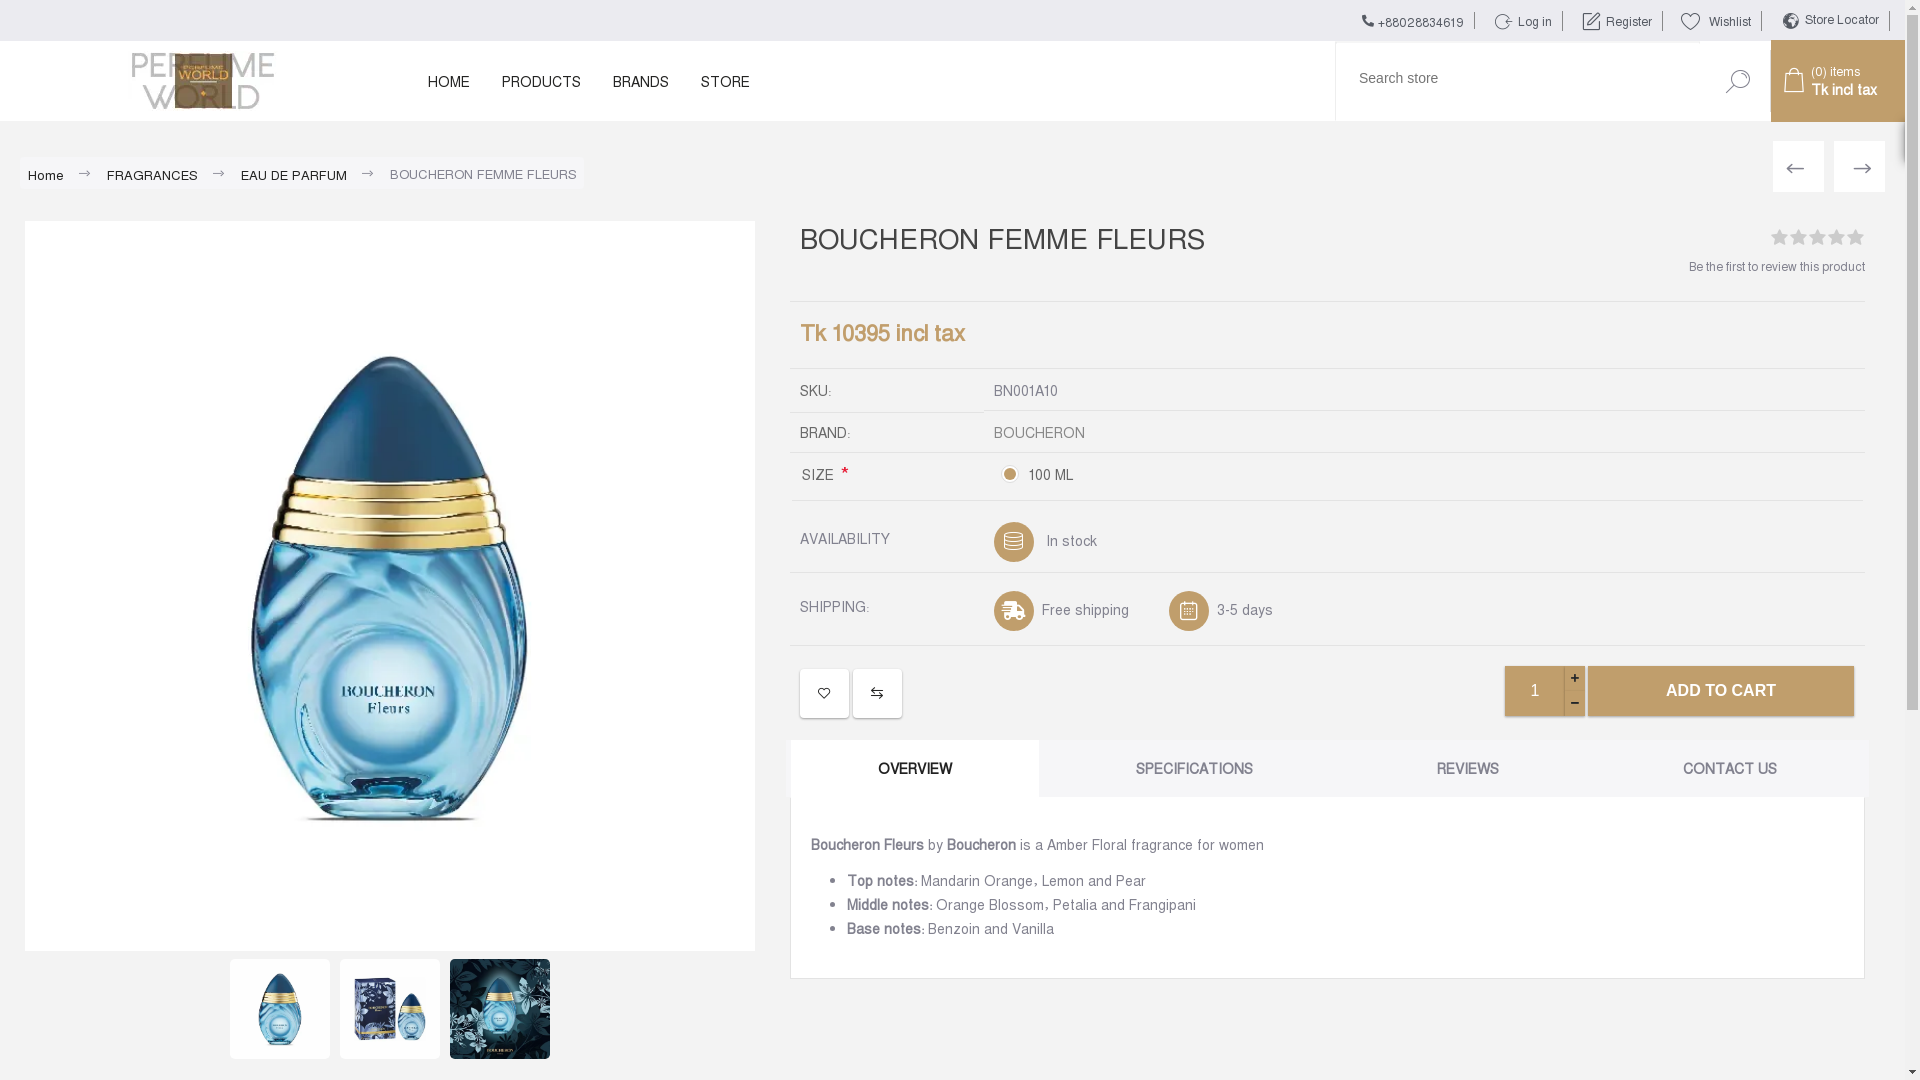 The image size is (1920, 1080). Describe the element at coordinates (541, 80) in the screenshot. I see `'PRODUCTS'` at that location.